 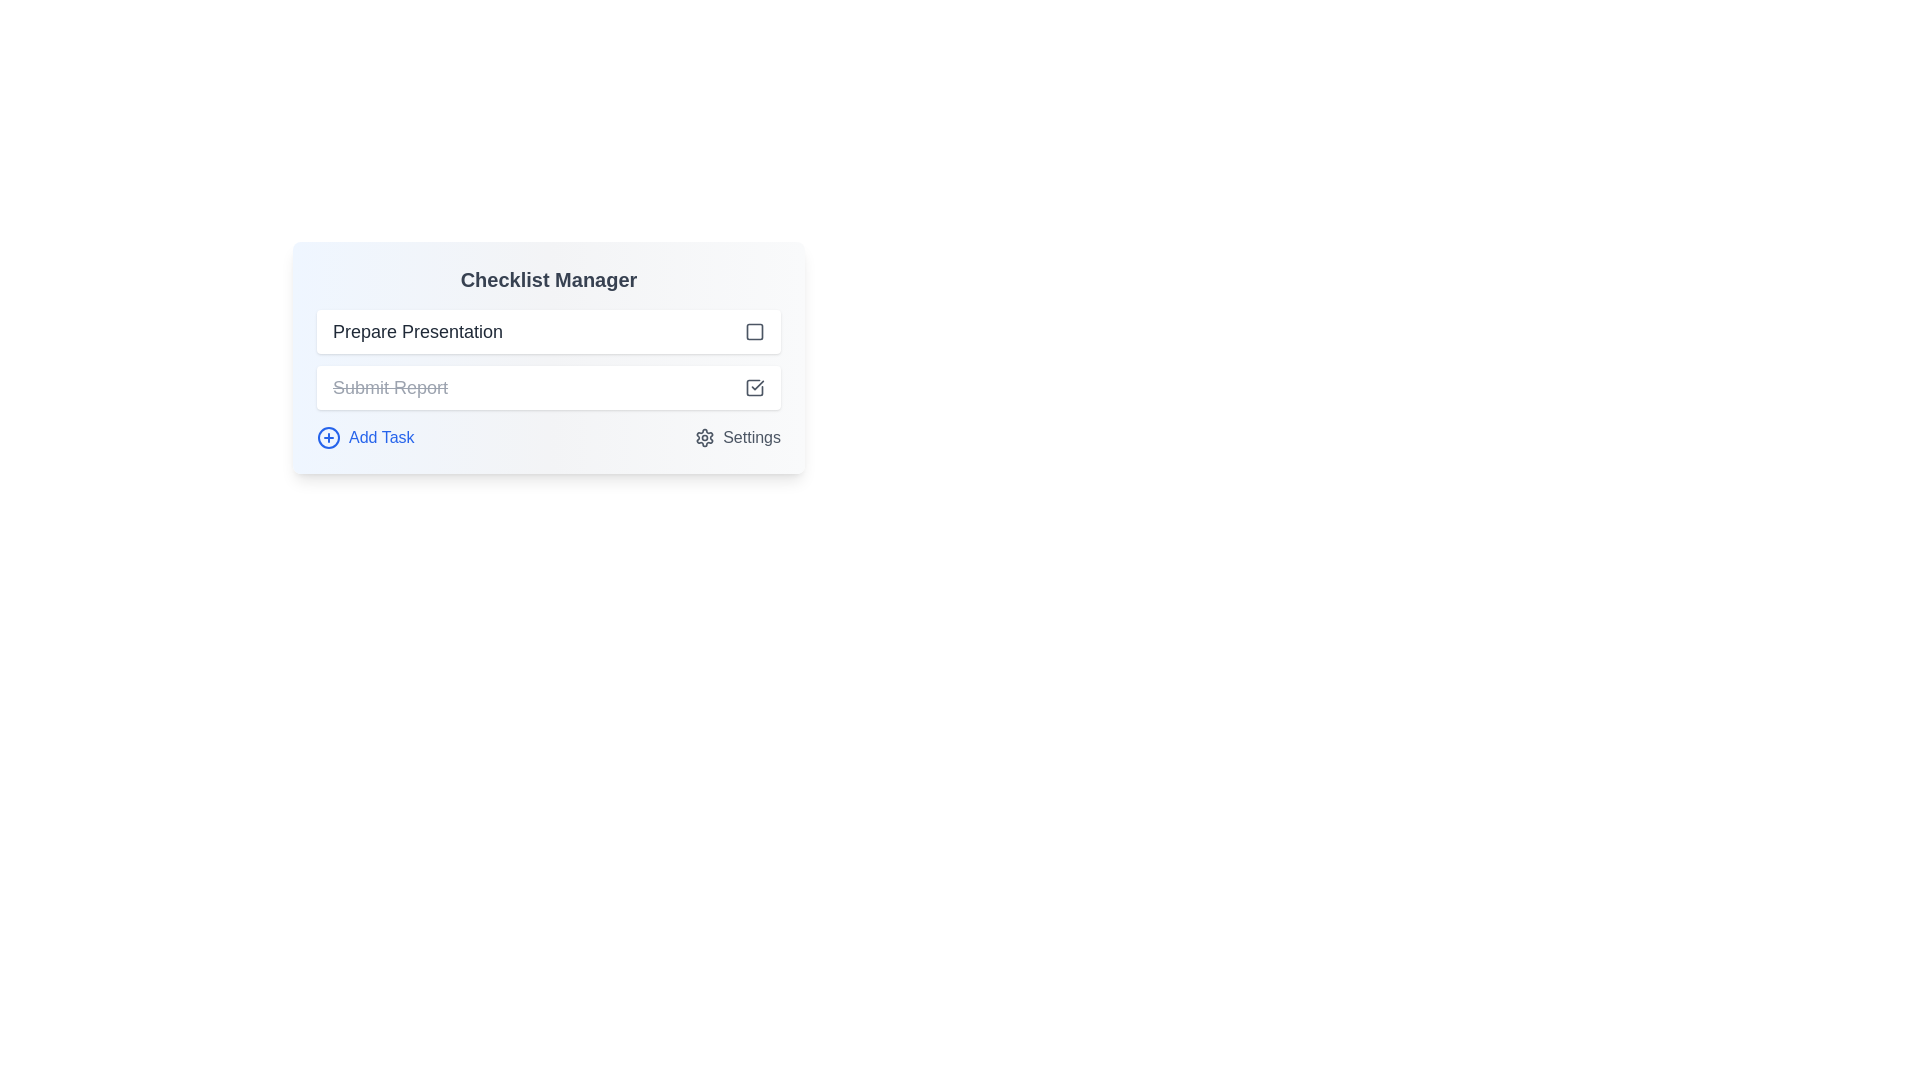 What do you see at coordinates (329, 437) in the screenshot?
I see `the circular icon with a plus sign inside, located at the bottom-left corner of the interface` at bounding box center [329, 437].